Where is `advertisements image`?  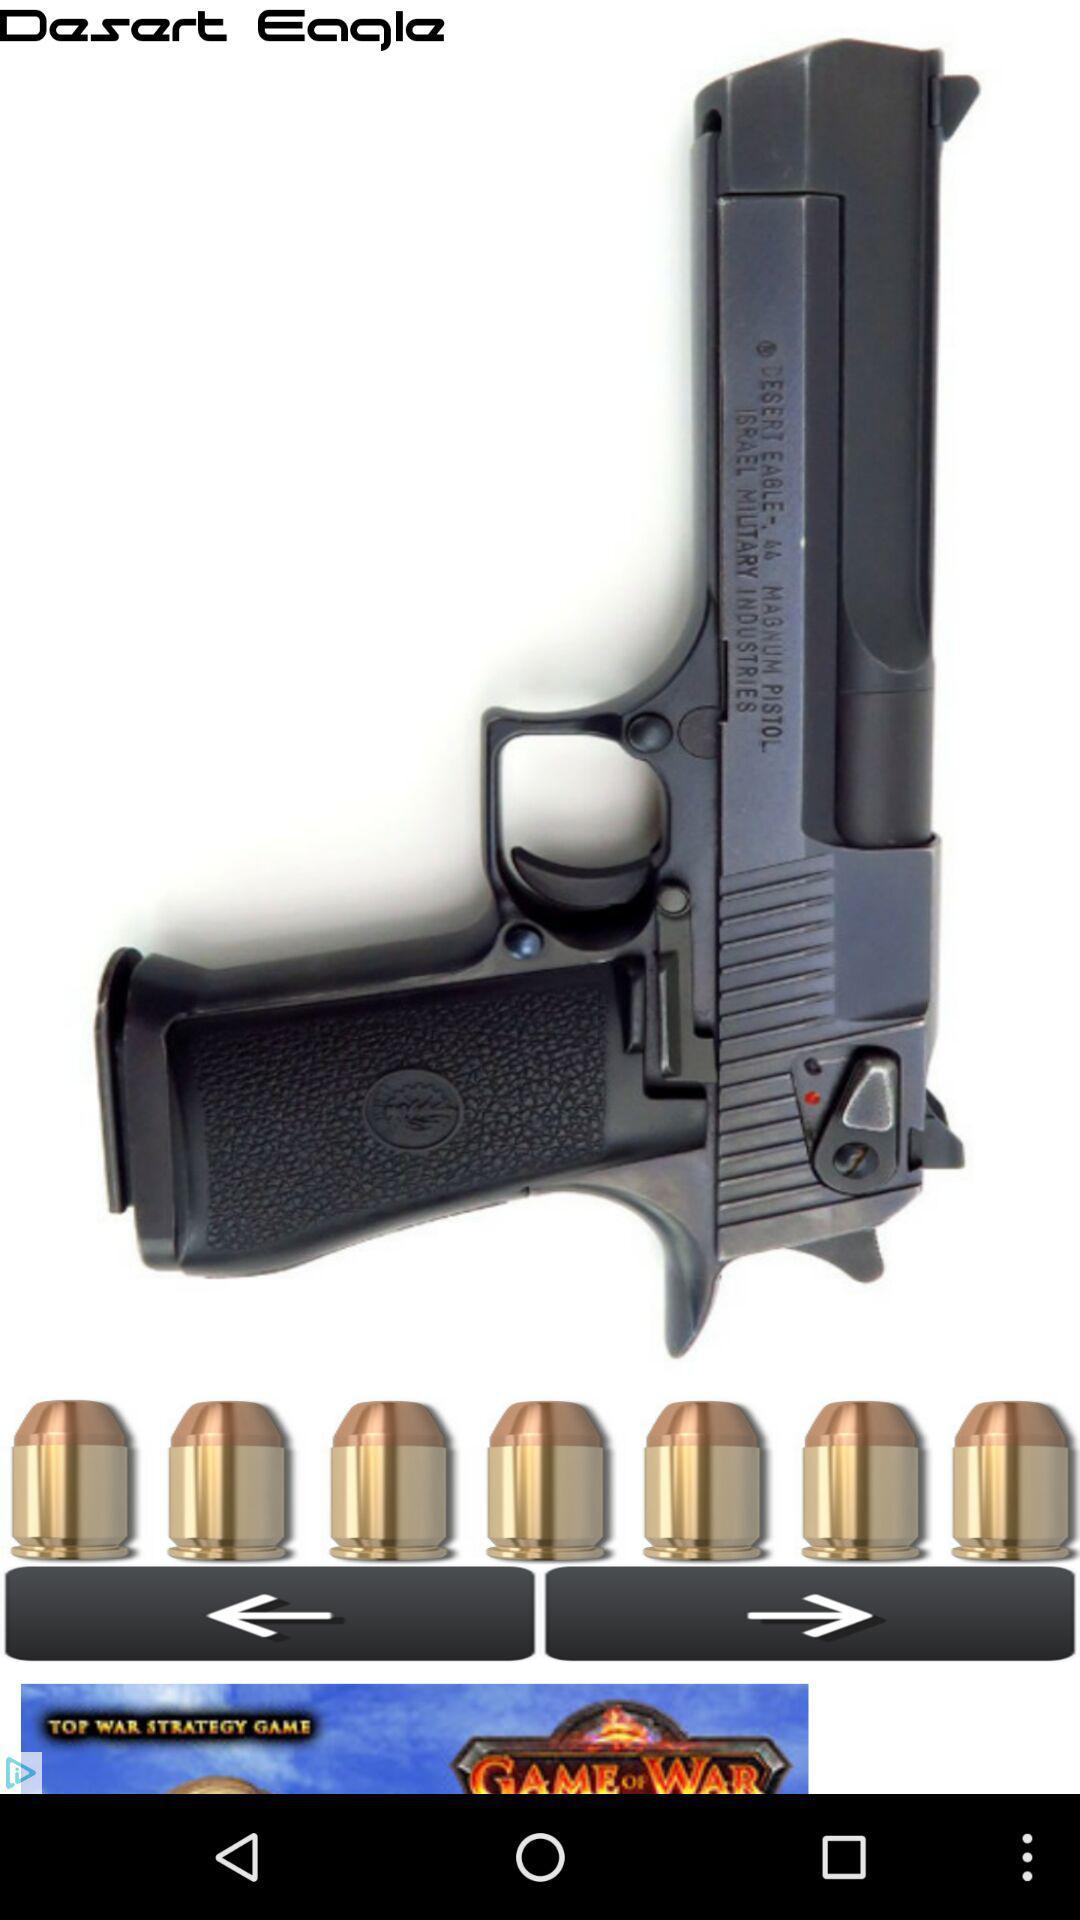
advertisements image is located at coordinates (419, 1727).